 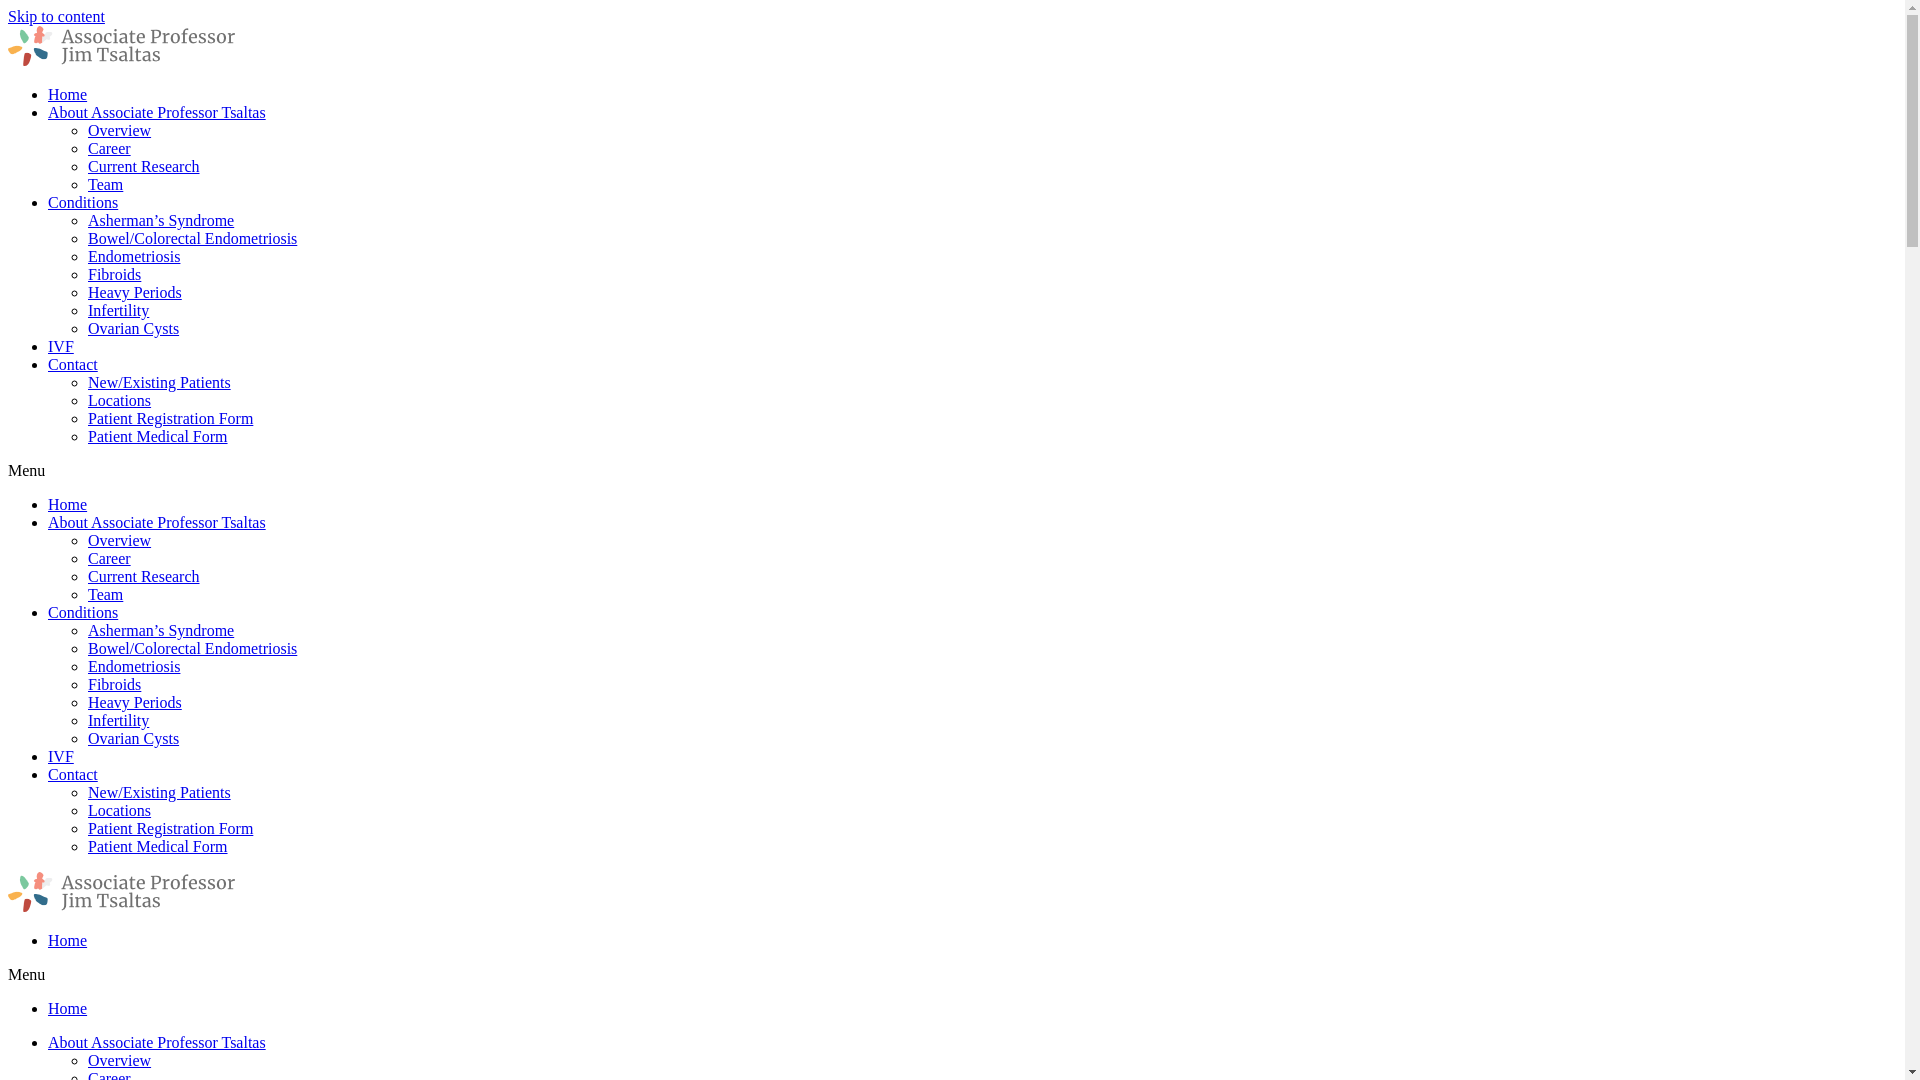 What do you see at coordinates (118, 130) in the screenshot?
I see `'Overview'` at bounding box center [118, 130].